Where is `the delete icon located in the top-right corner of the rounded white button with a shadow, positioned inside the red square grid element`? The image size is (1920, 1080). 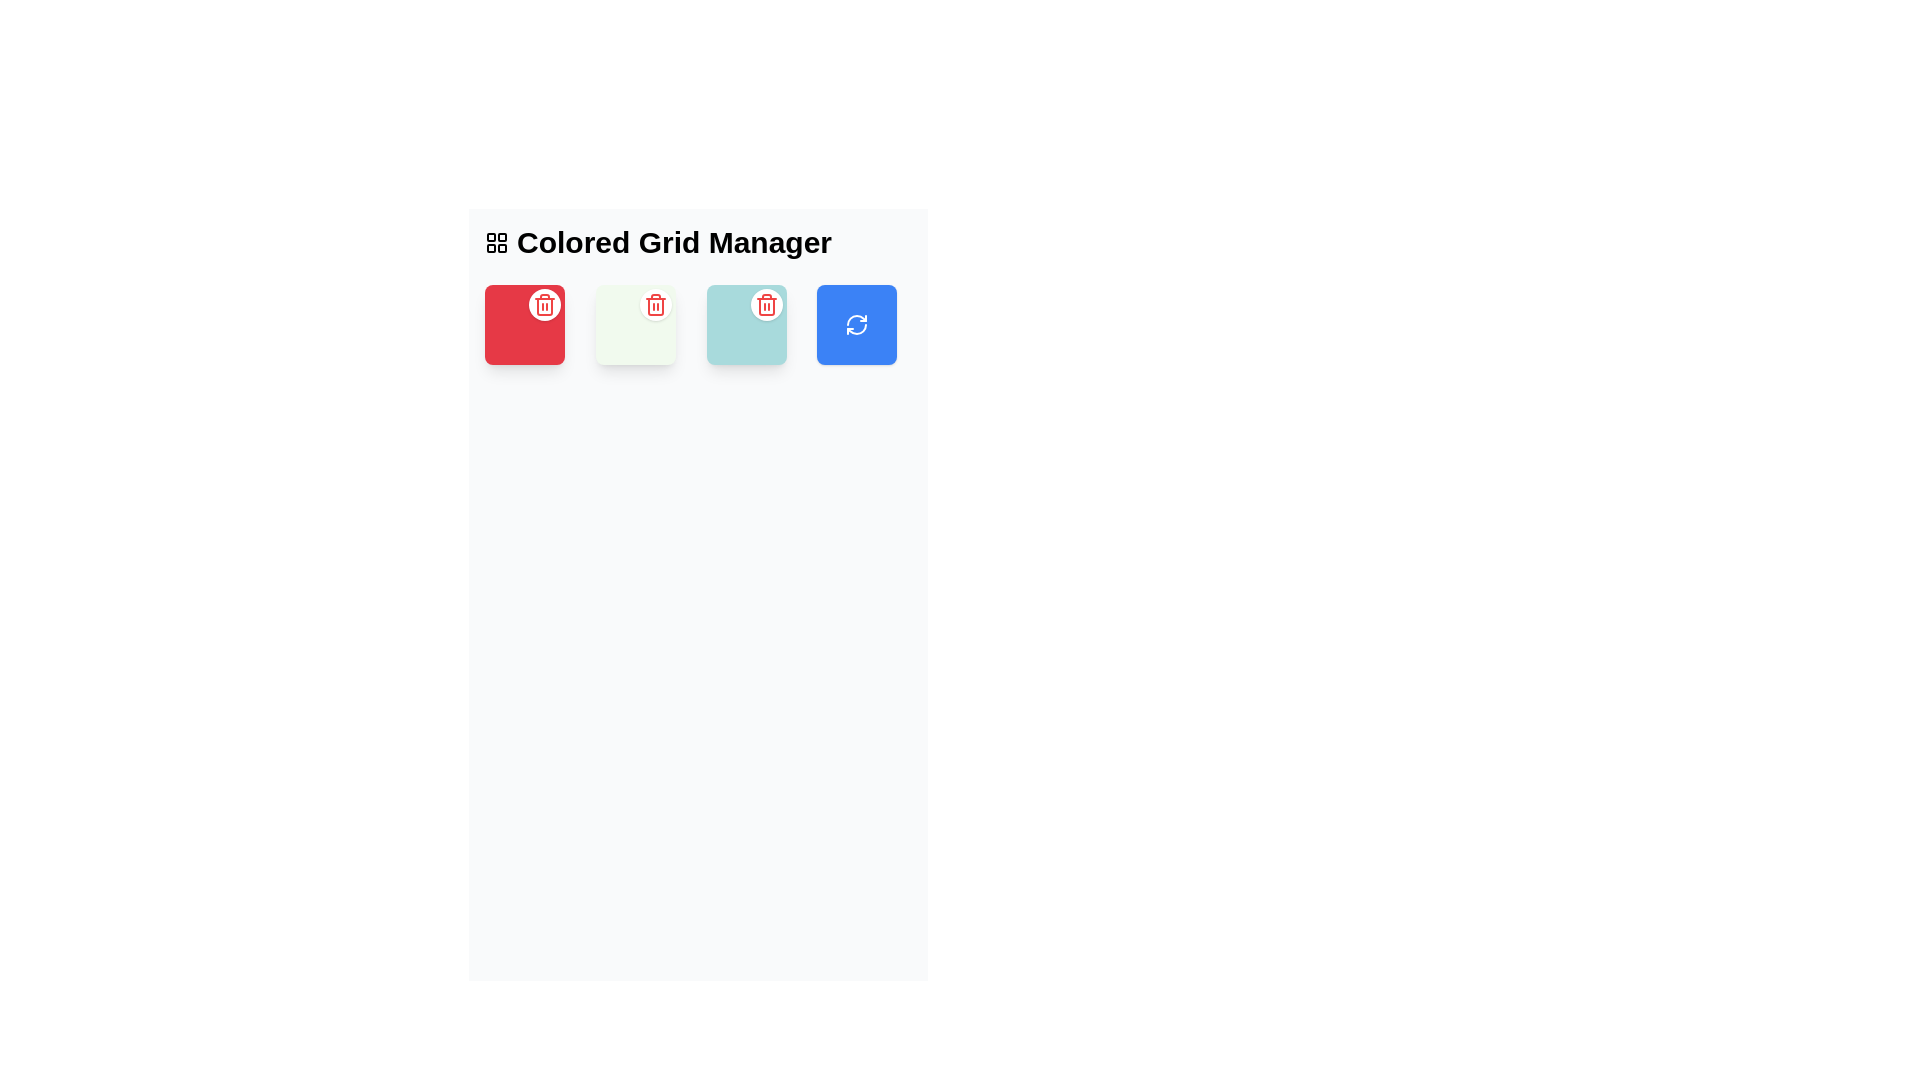
the delete icon located in the top-right corner of the rounded white button with a shadow, positioned inside the red square grid element is located at coordinates (655, 304).